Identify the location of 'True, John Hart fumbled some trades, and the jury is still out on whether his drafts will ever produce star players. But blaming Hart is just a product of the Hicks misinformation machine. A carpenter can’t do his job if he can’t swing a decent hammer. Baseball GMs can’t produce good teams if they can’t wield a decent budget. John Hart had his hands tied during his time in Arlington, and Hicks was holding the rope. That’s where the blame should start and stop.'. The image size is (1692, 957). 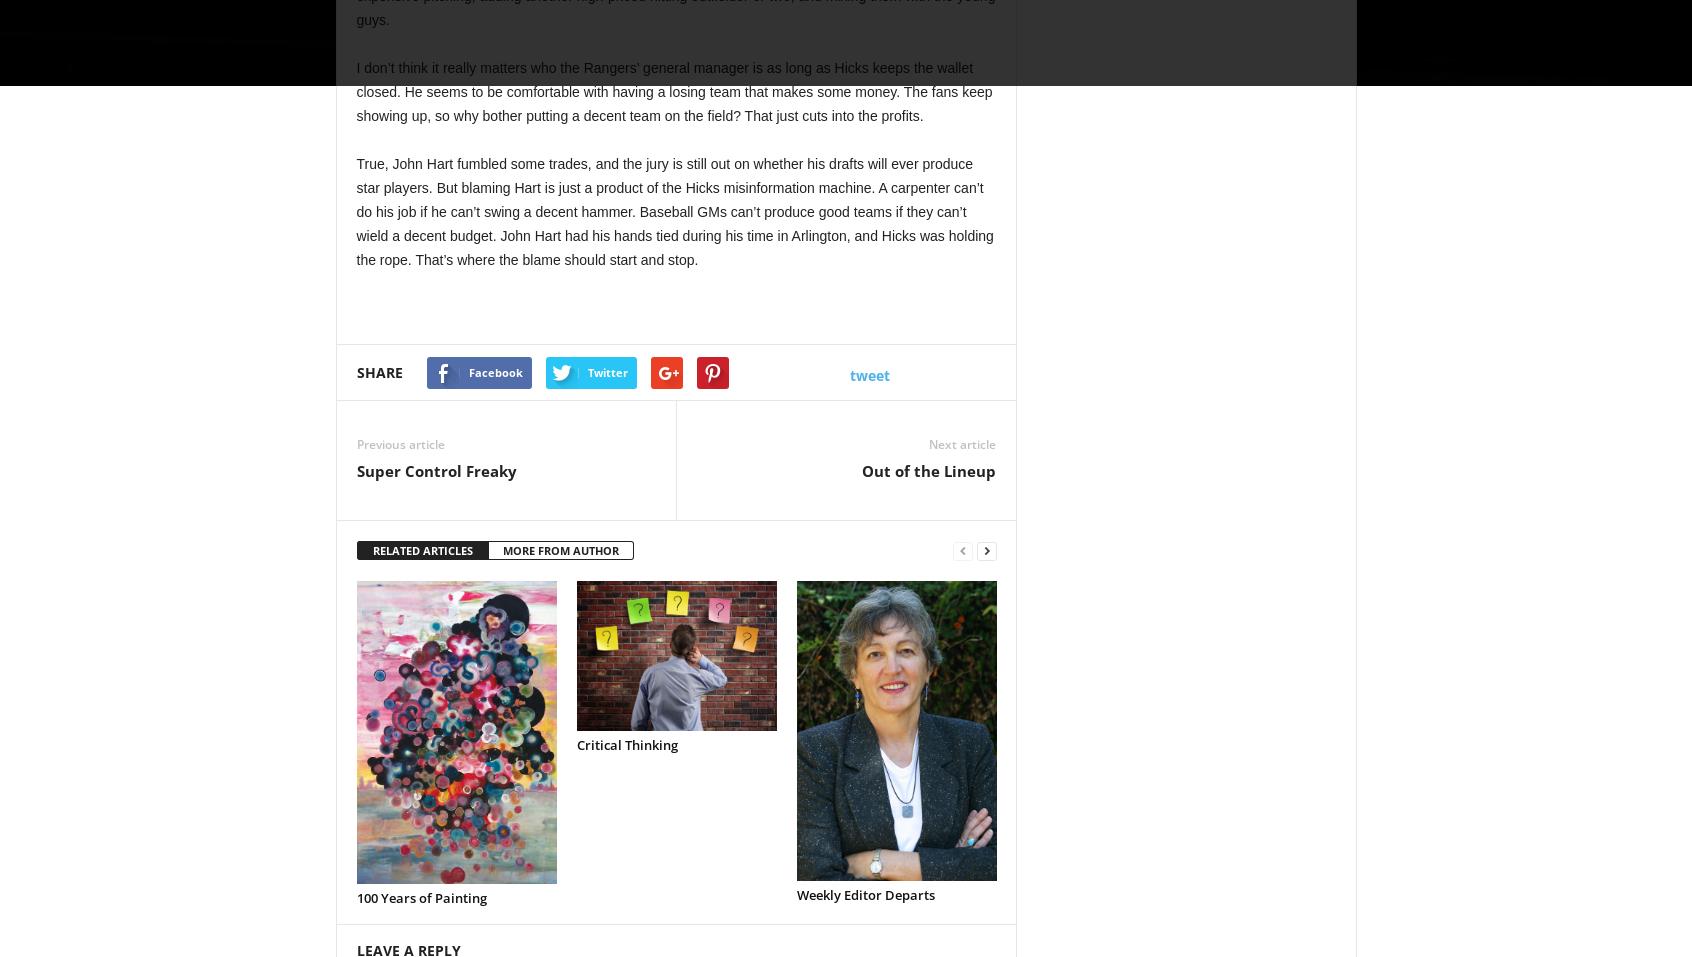
(674, 210).